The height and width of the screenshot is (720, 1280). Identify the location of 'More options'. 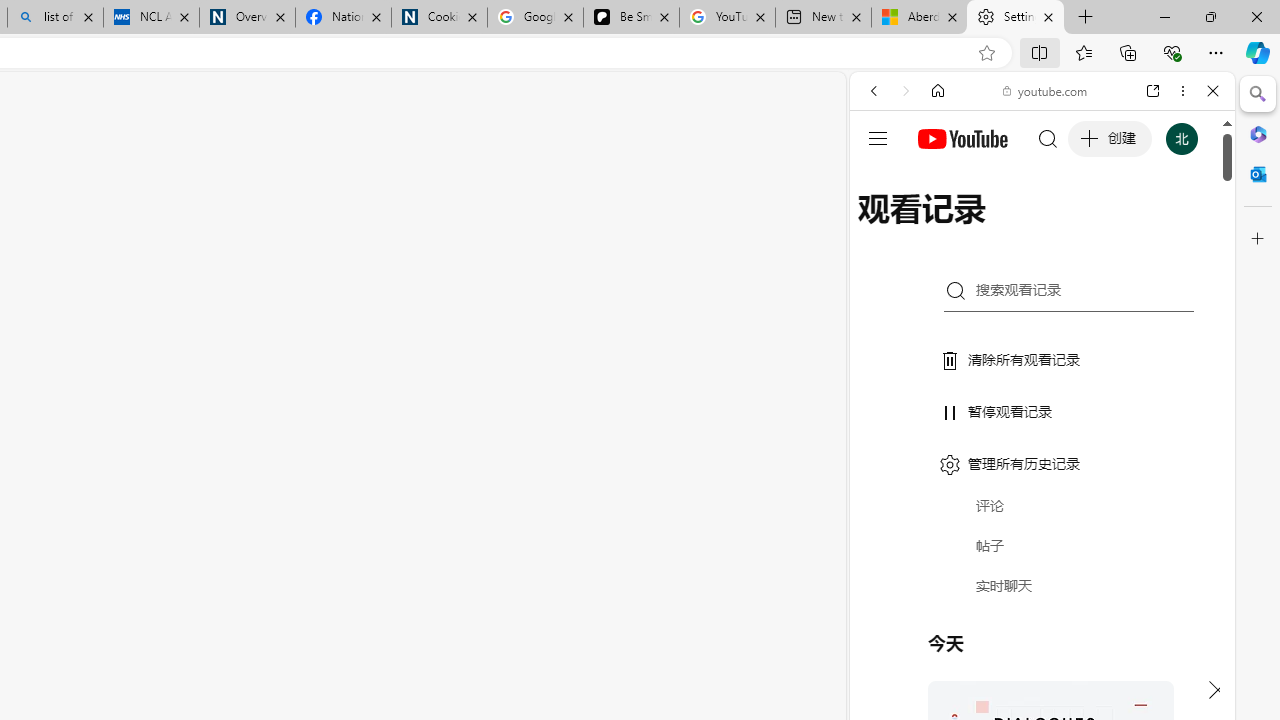
(1182, 91).